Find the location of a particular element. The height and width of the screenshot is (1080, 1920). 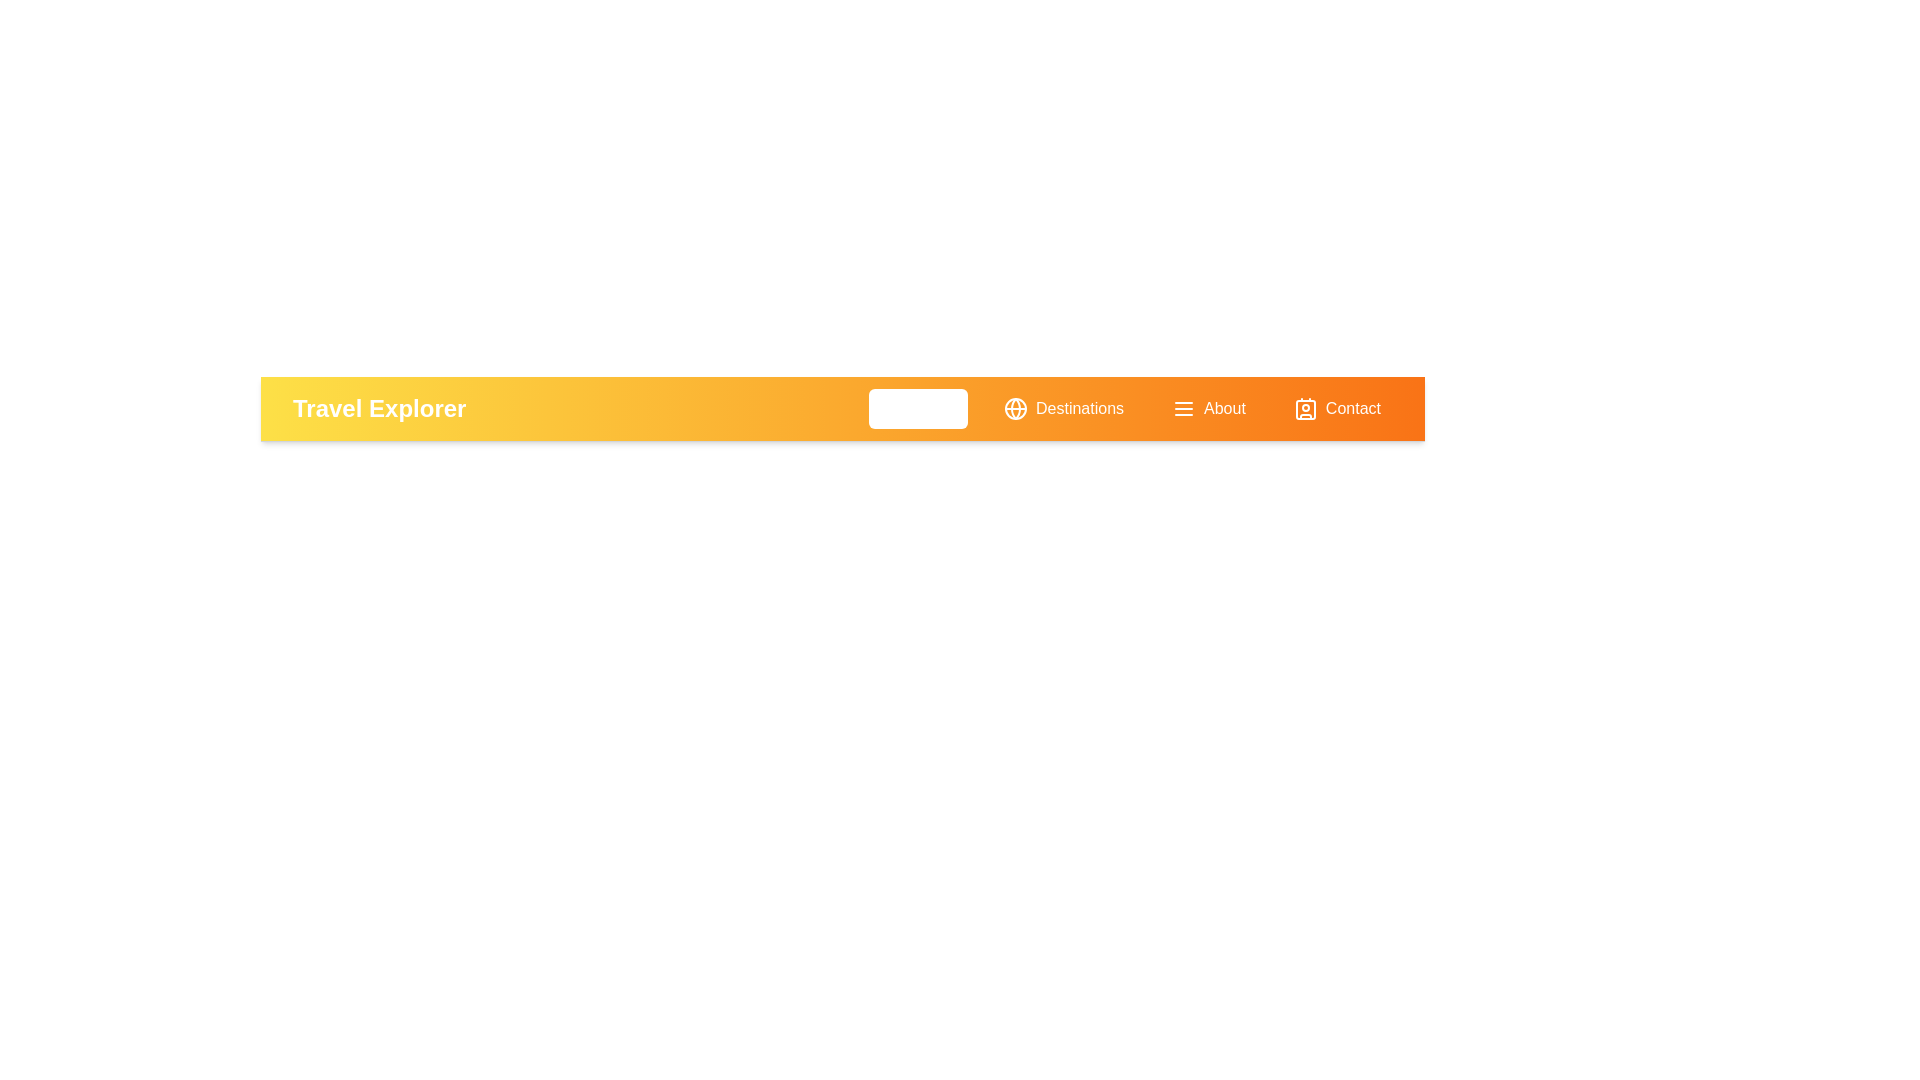

the 'About' button, which is the third item is located at coordinates (1208, 407).